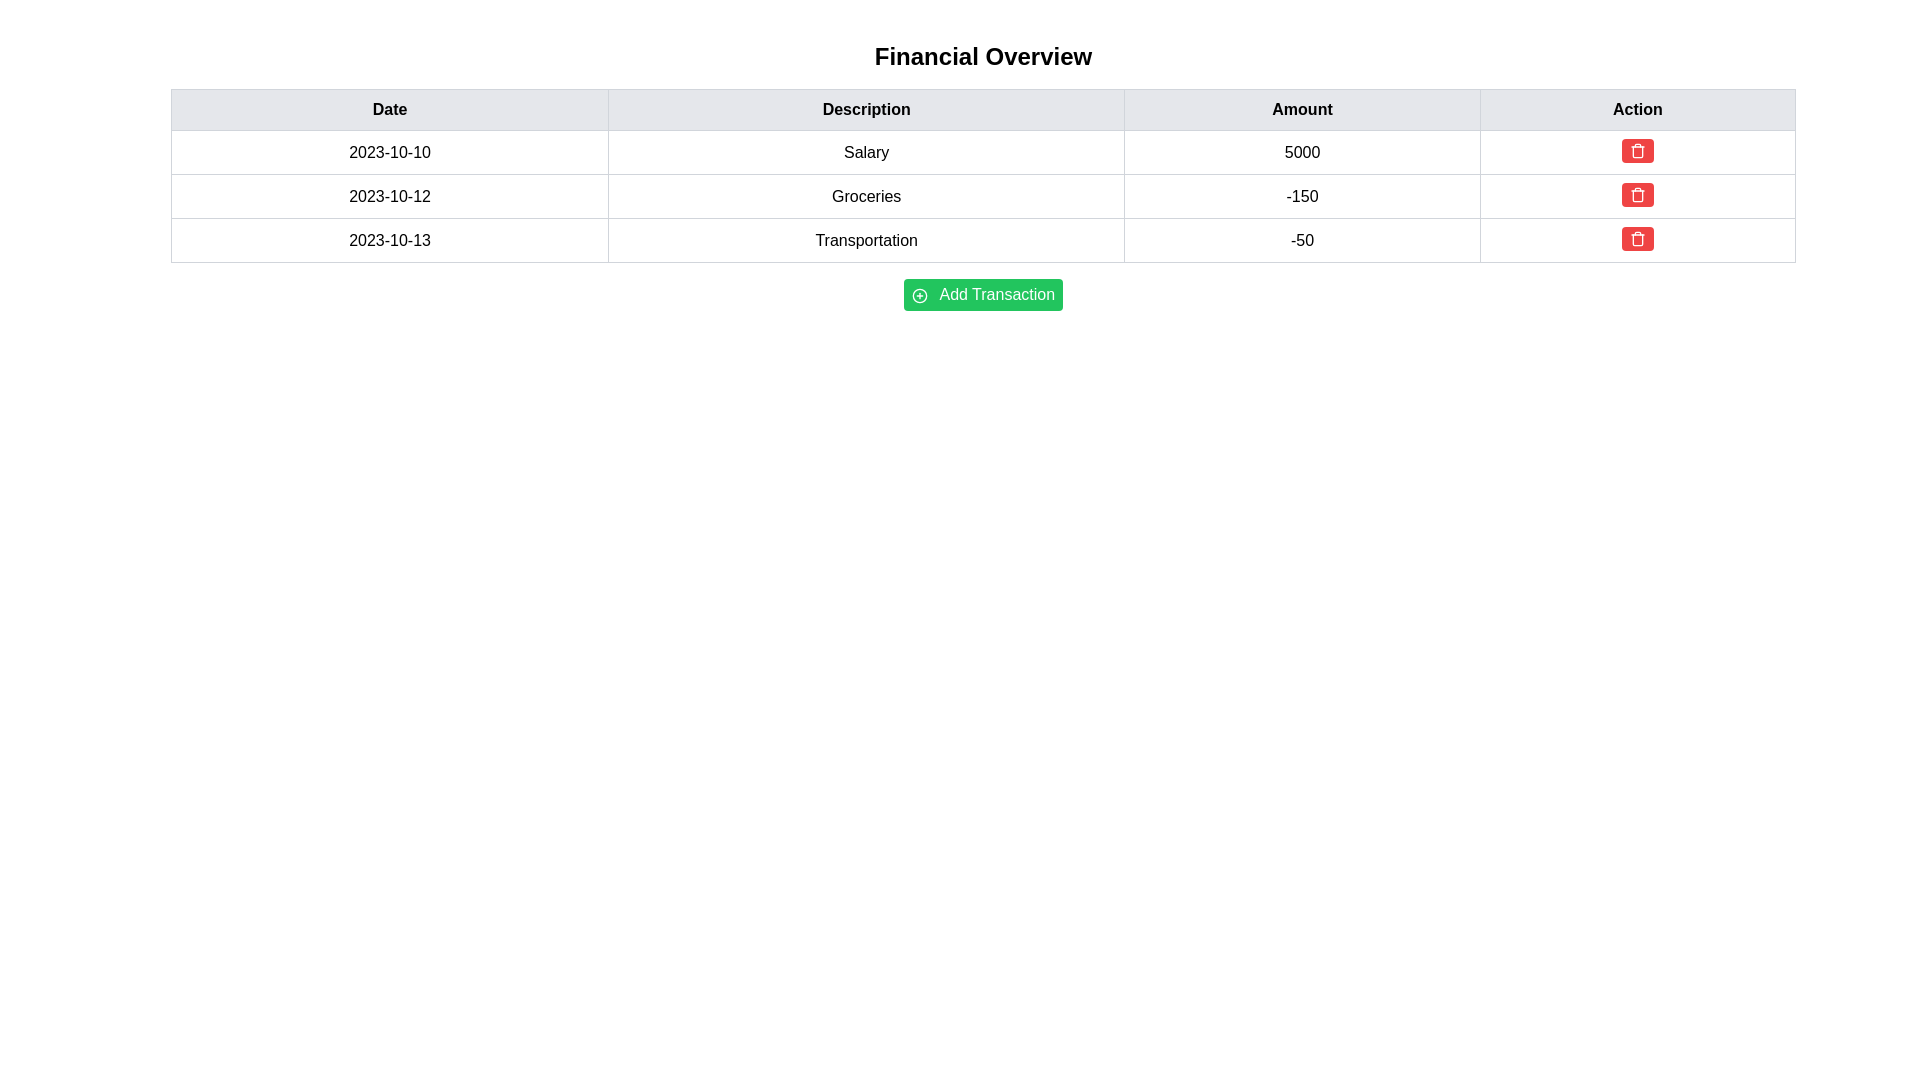  What do you see at coordinates (390, 110) in the screenshot?
I see `the header label for the 'Date' column in the table, located at the top-left corner and aligned with other headers like 'Description', 'Amount', and 'Action'` at bounding box center [390, 110].